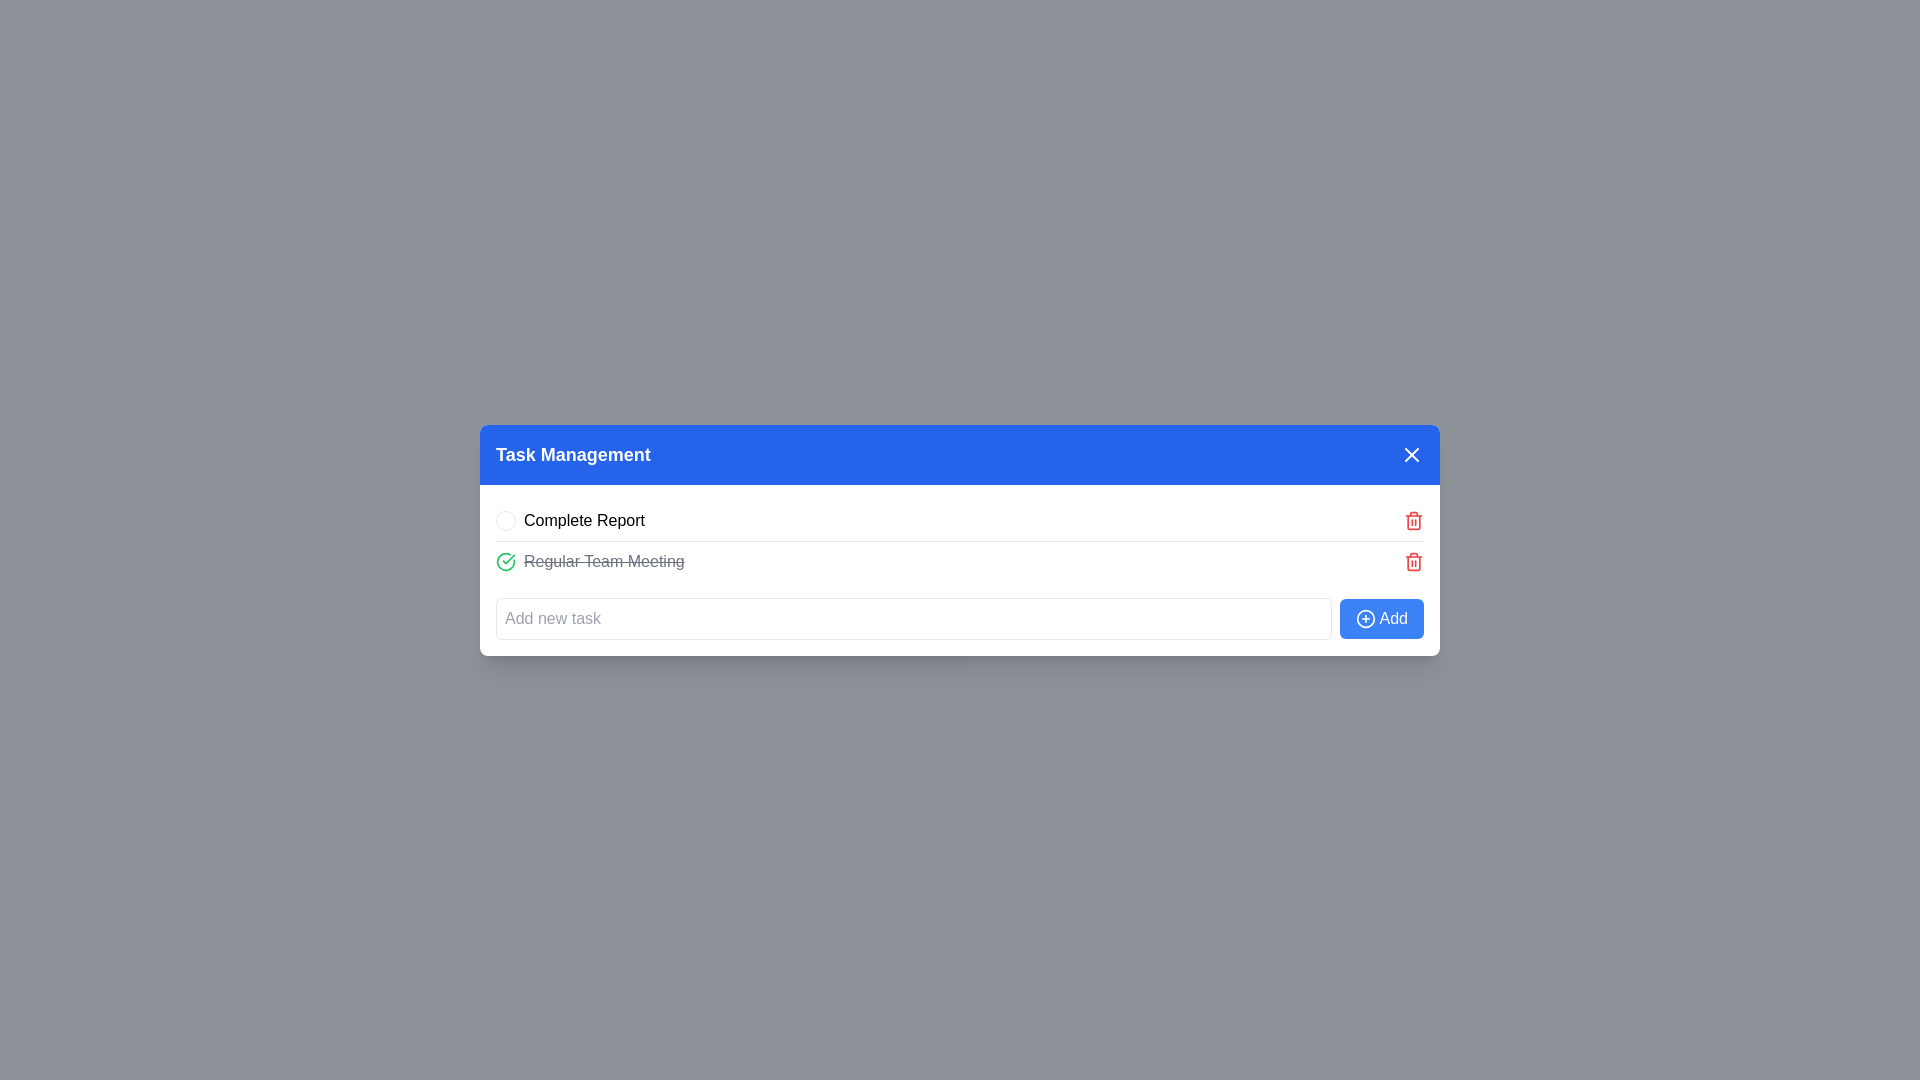  What do you see at coordinates (1364, 617) in the screenshot?
I see `the graphical UI icon within the blue add button located at the bottom-right of the task management interface` at bounding box center [1364, 617].